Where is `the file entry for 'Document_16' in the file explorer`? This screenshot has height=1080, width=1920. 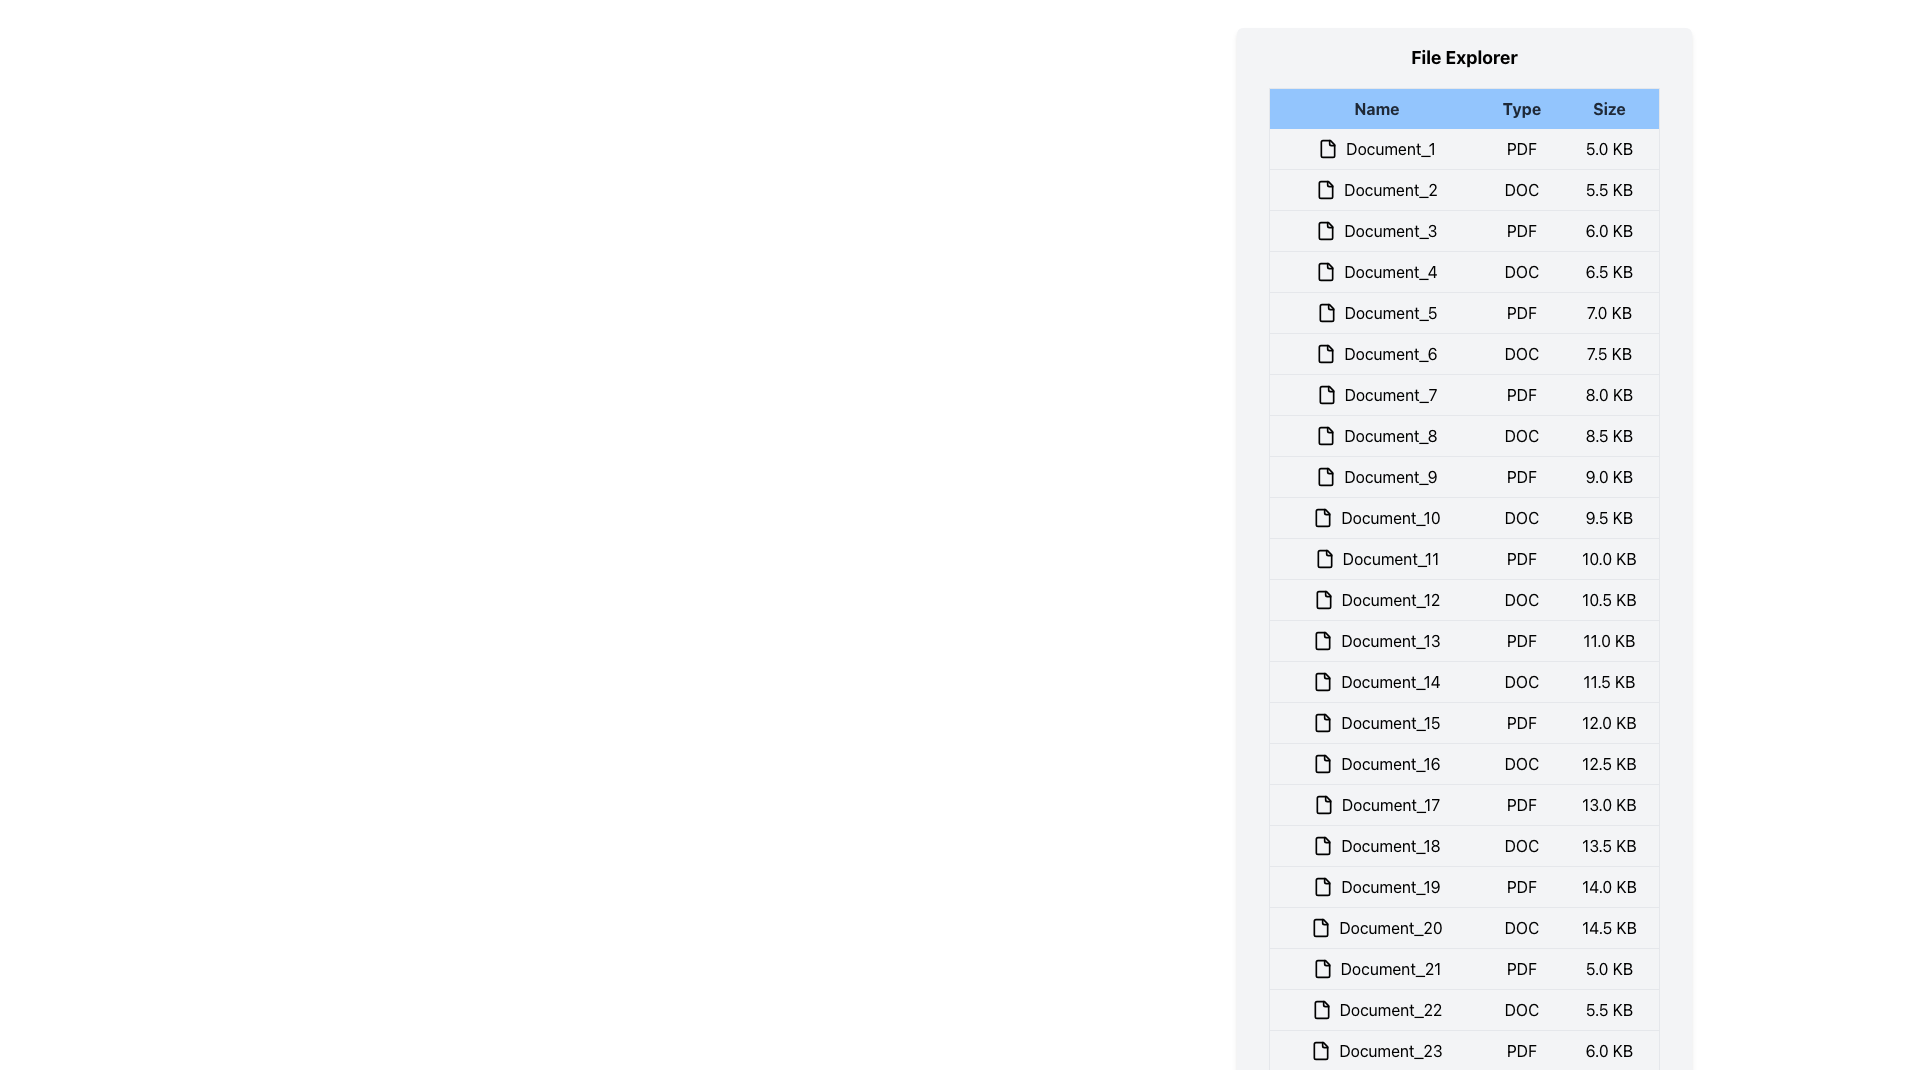
the file entry for 'Document_16' in the file explorer is located at coordinates (1464, 763).